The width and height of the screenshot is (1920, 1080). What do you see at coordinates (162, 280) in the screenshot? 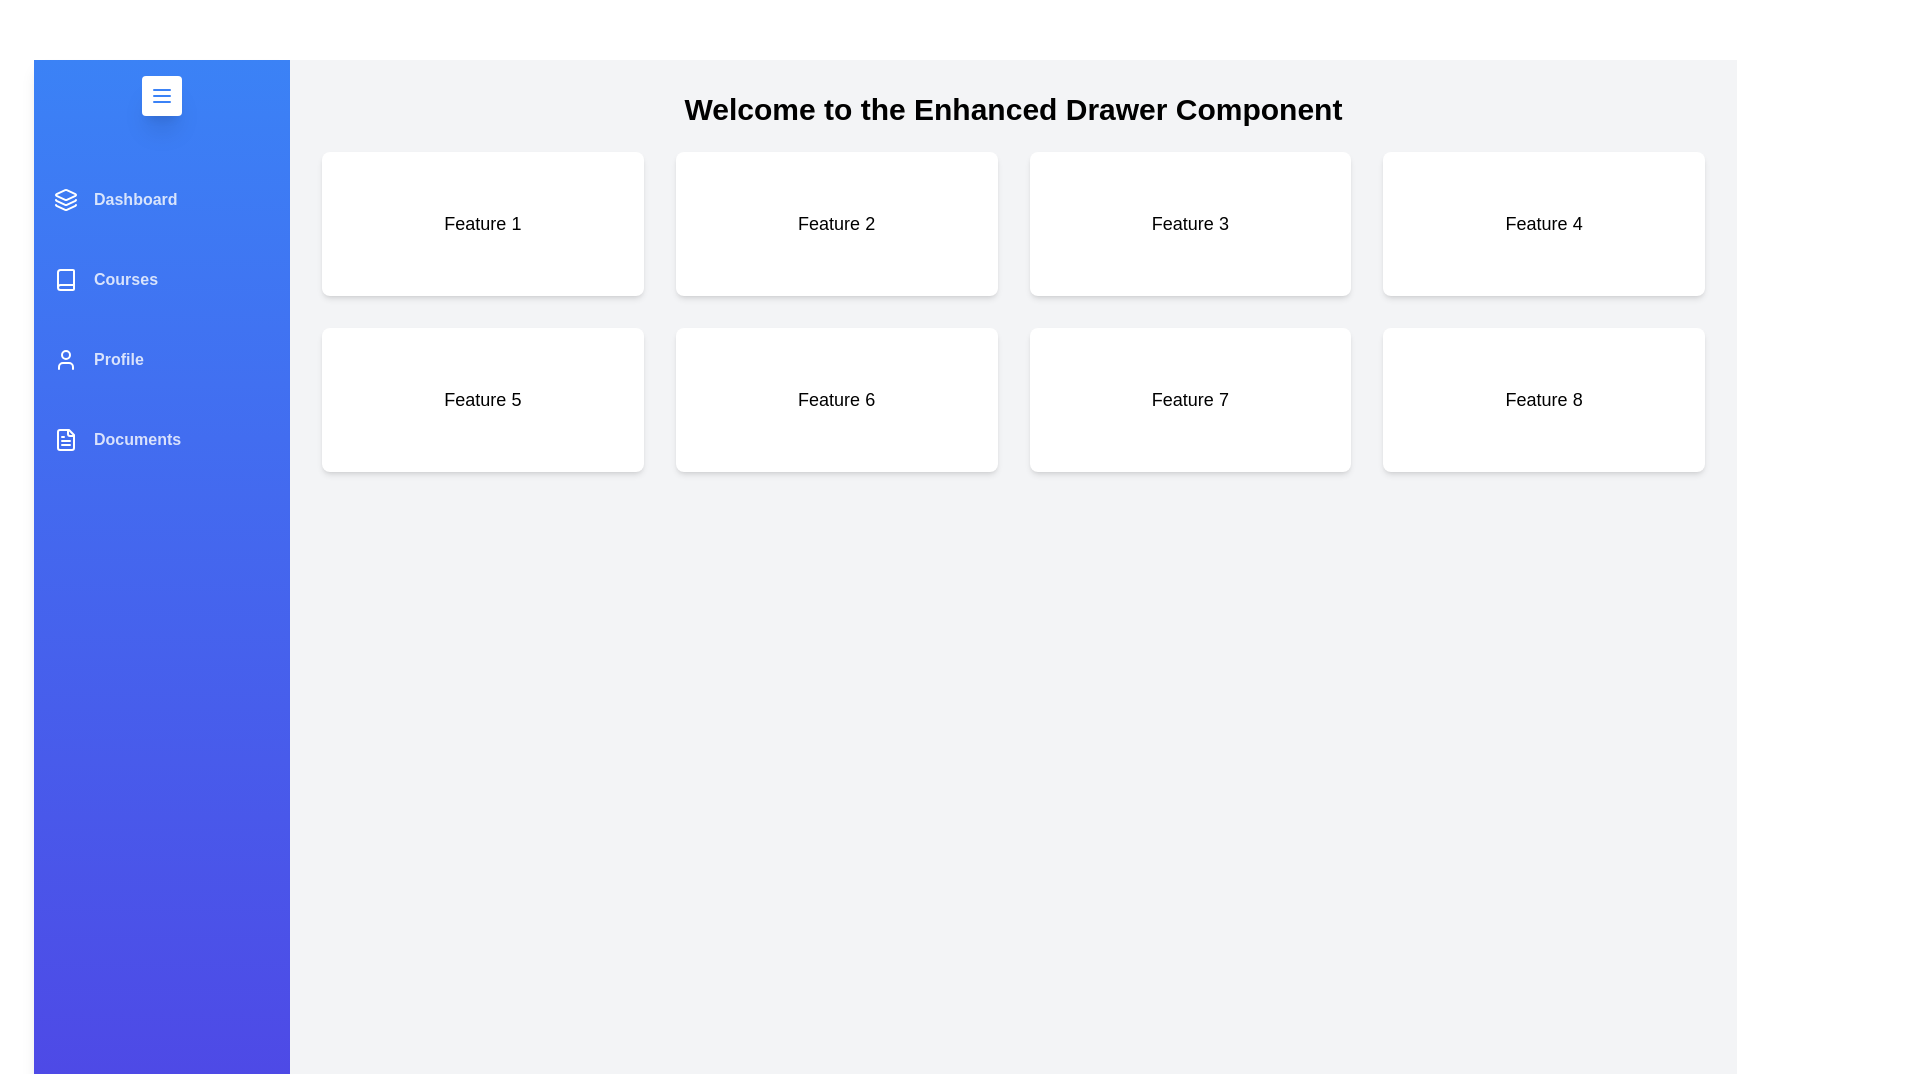
I see `the menu item Courses to reveal its hover effect` at bounding box center [162, 280].